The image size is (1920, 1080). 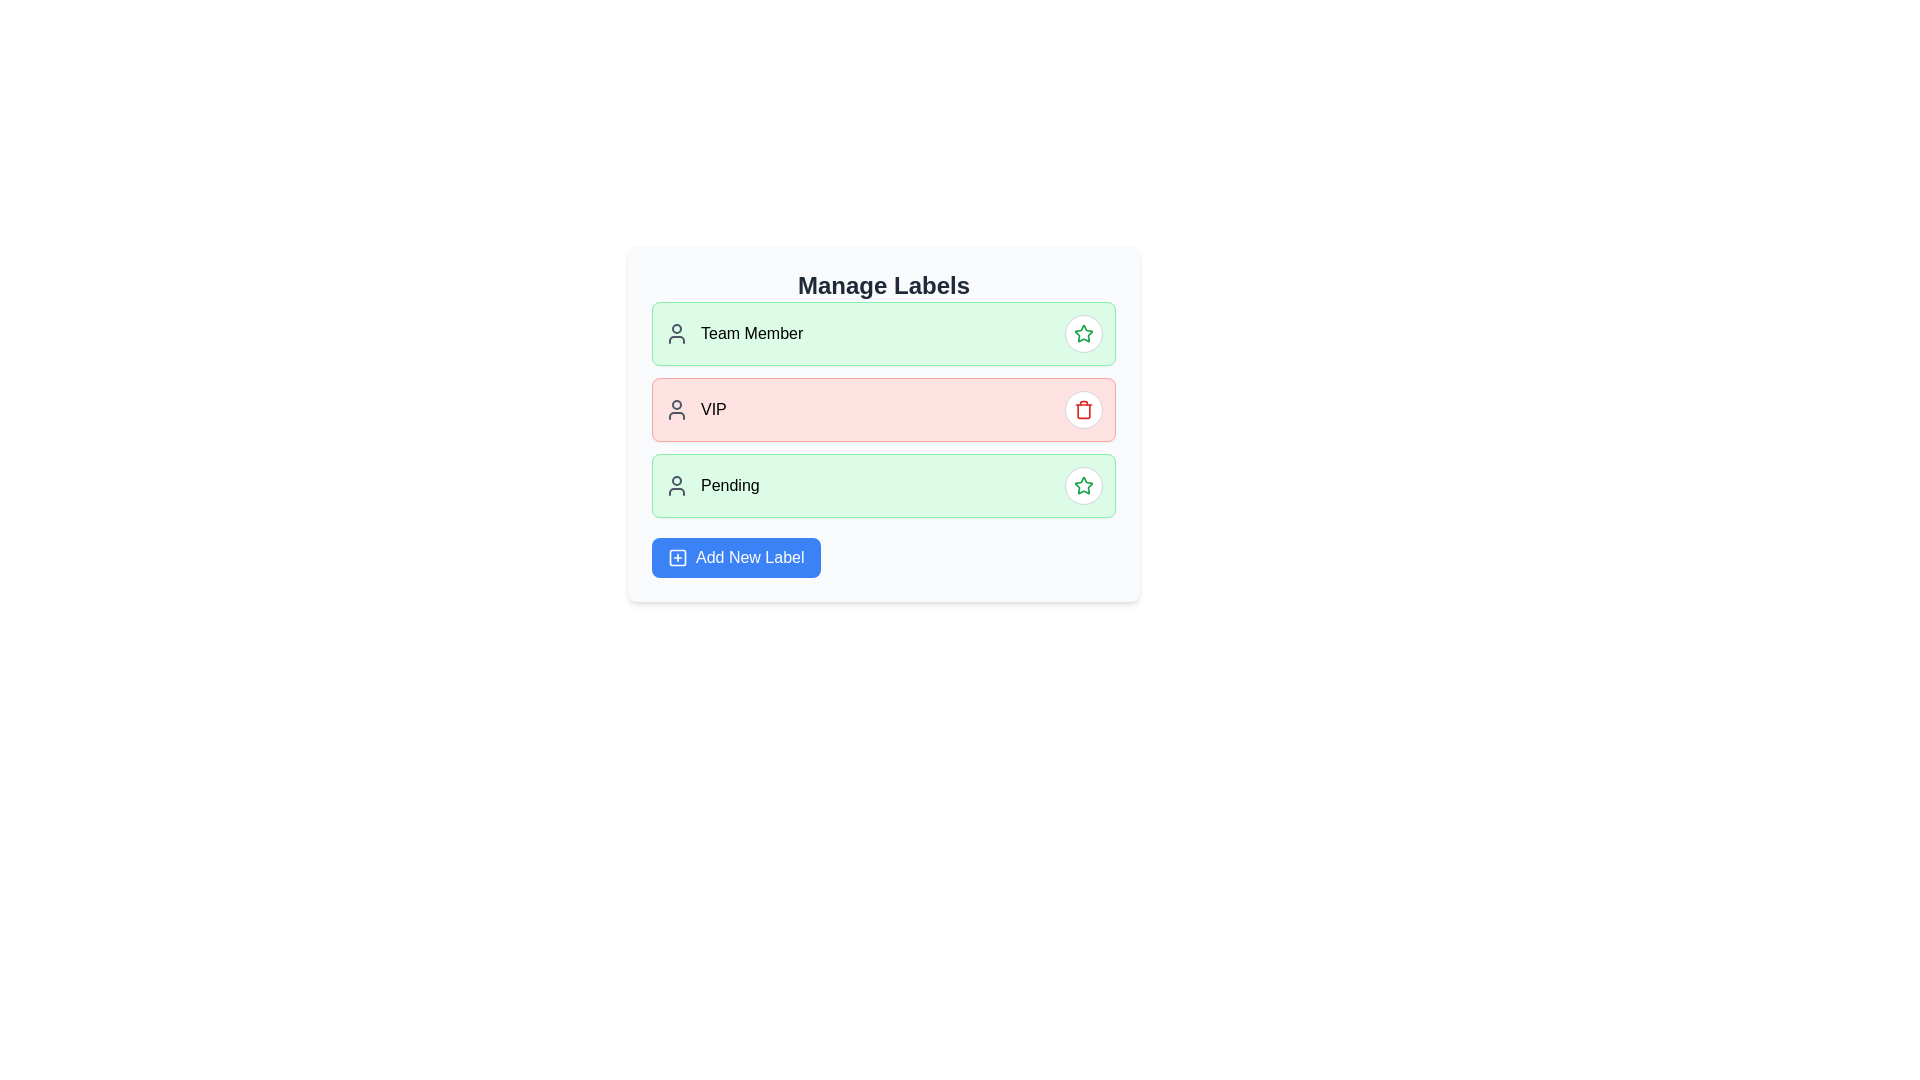 I want to click on the delete button located to the far right of the 'VIP' label, which is inside a red-highlighted box. This action will trigger the hover effect for the button, so click(x=1083, y=408).